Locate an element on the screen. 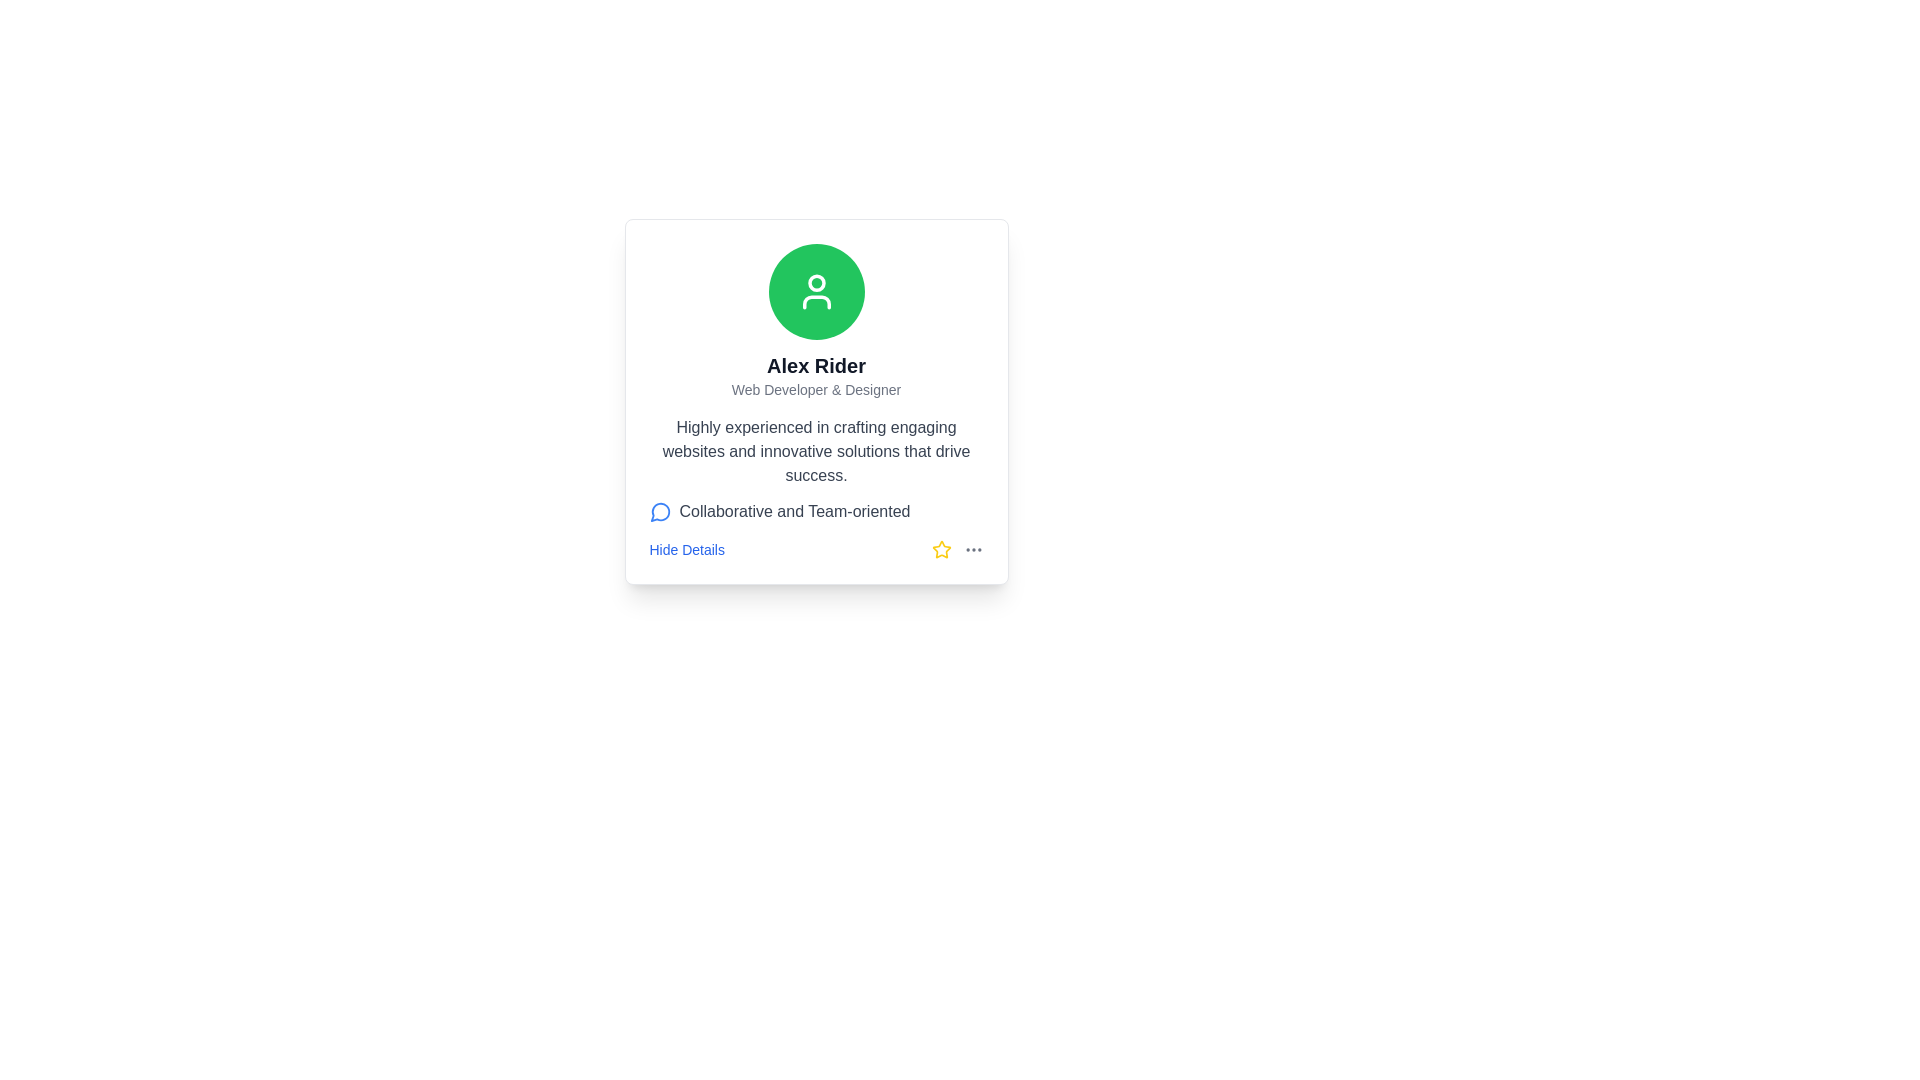 Image resolution: width=1920 pixels, height=1080 pixels. the Icon group located at the bottom right corner of the card interface, adjacent to the 'Hide Details' text link is located at coordinates (956, 550).